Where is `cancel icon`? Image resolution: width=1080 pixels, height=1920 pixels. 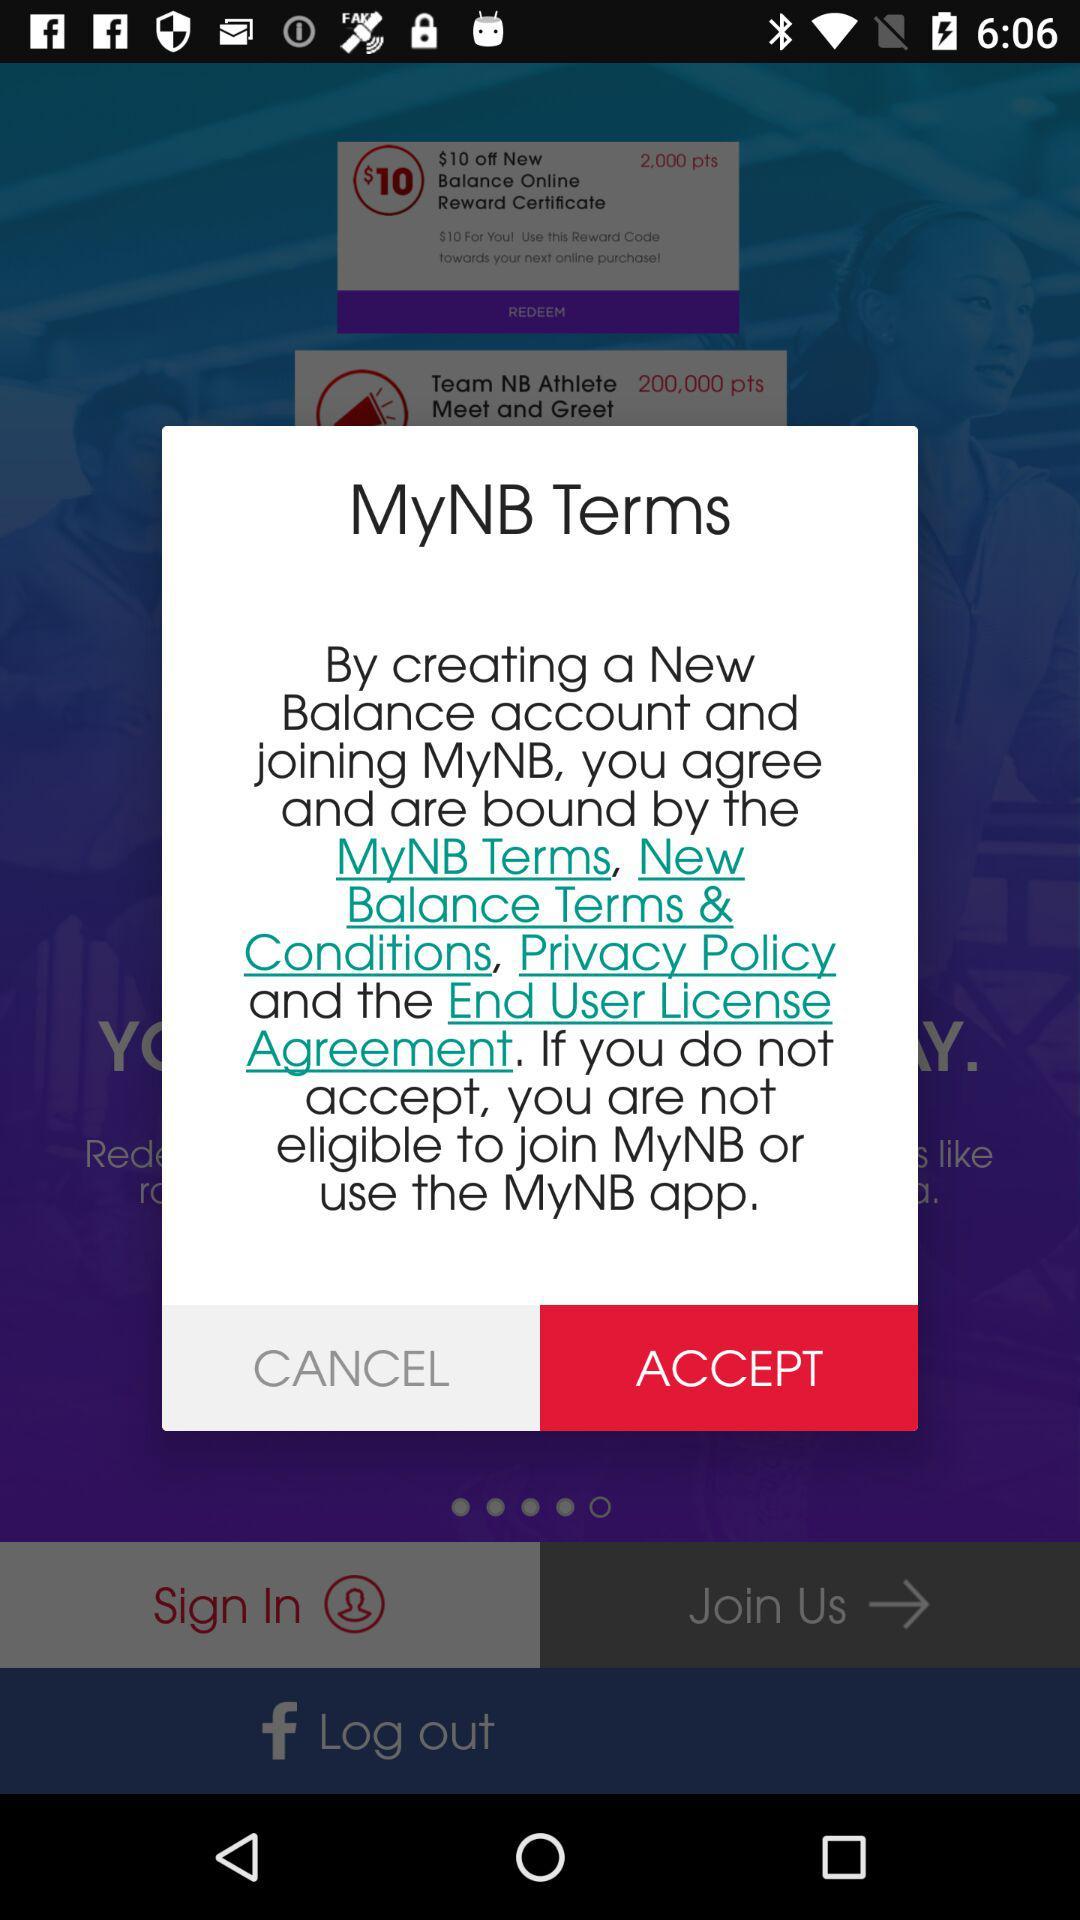
cancel icon is located at coordinates (350, 1367).